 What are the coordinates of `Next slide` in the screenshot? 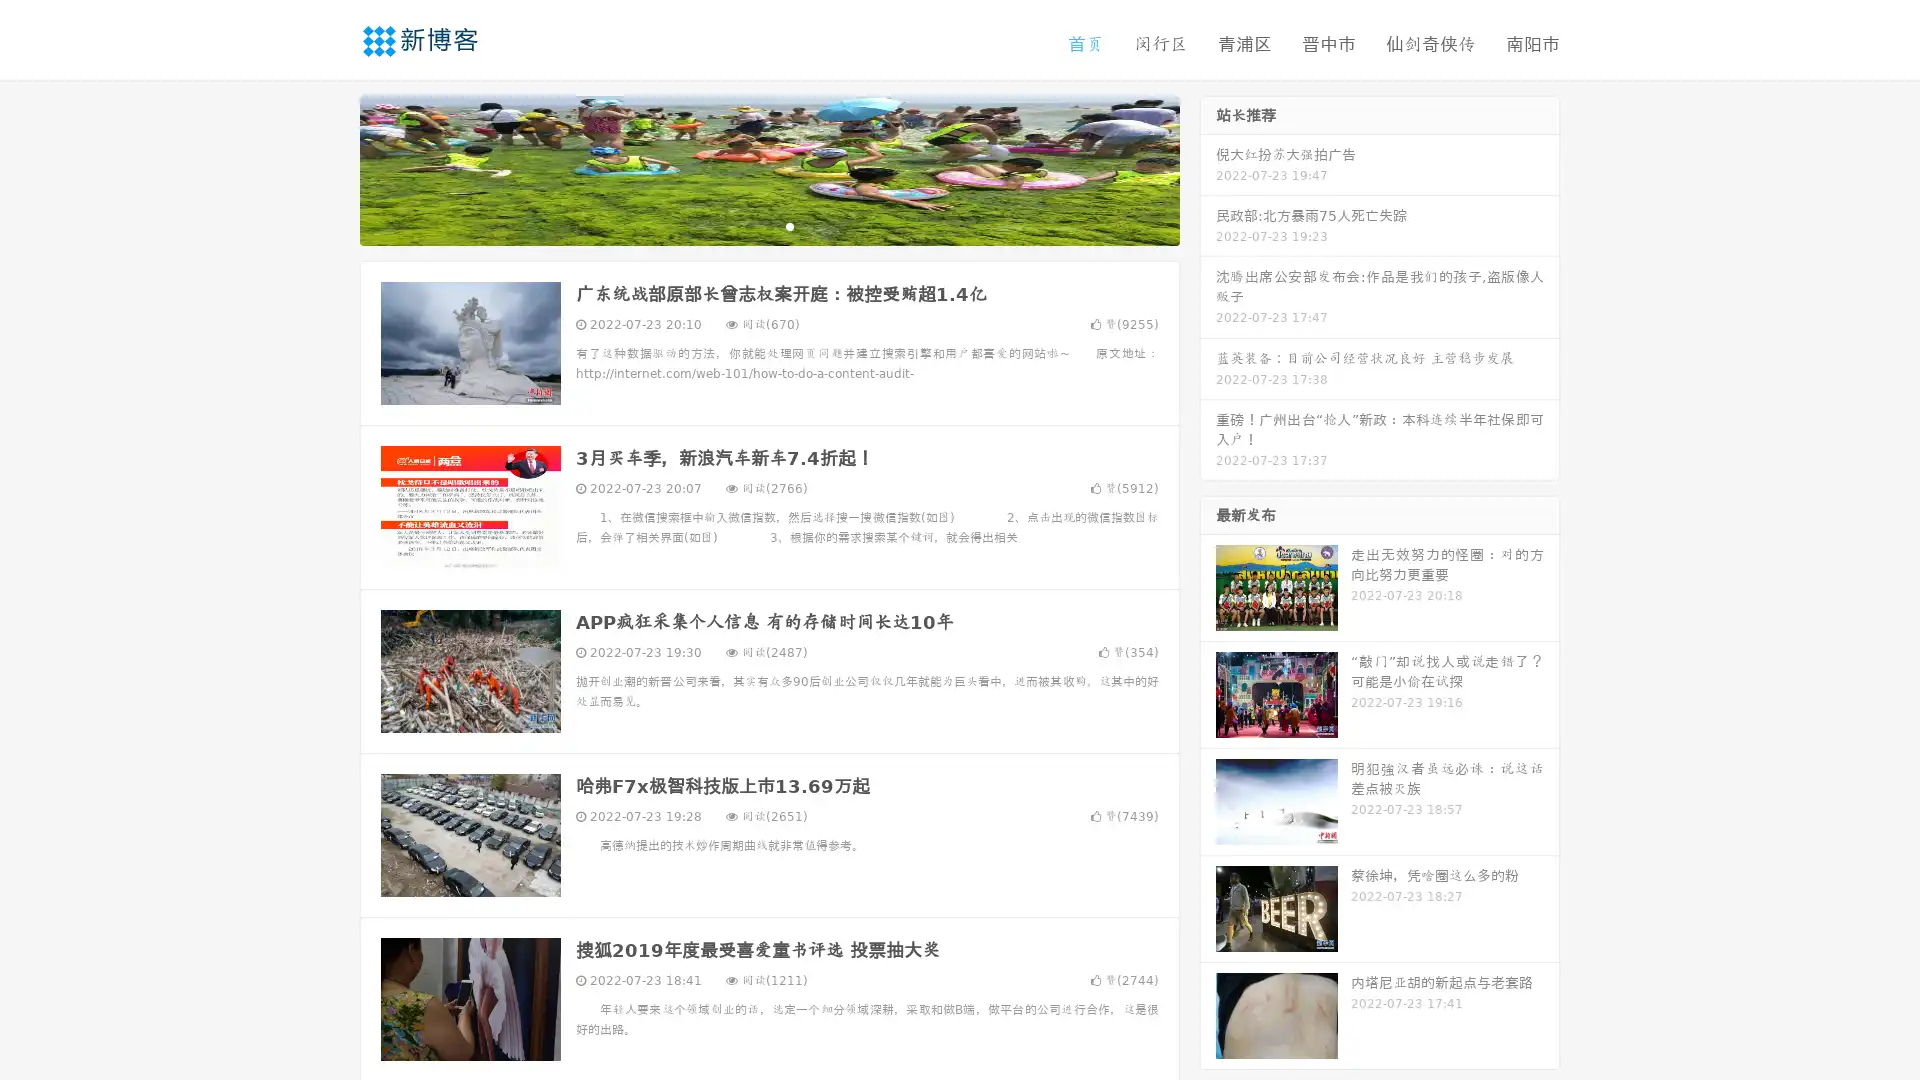 It's located at (1208, 168).